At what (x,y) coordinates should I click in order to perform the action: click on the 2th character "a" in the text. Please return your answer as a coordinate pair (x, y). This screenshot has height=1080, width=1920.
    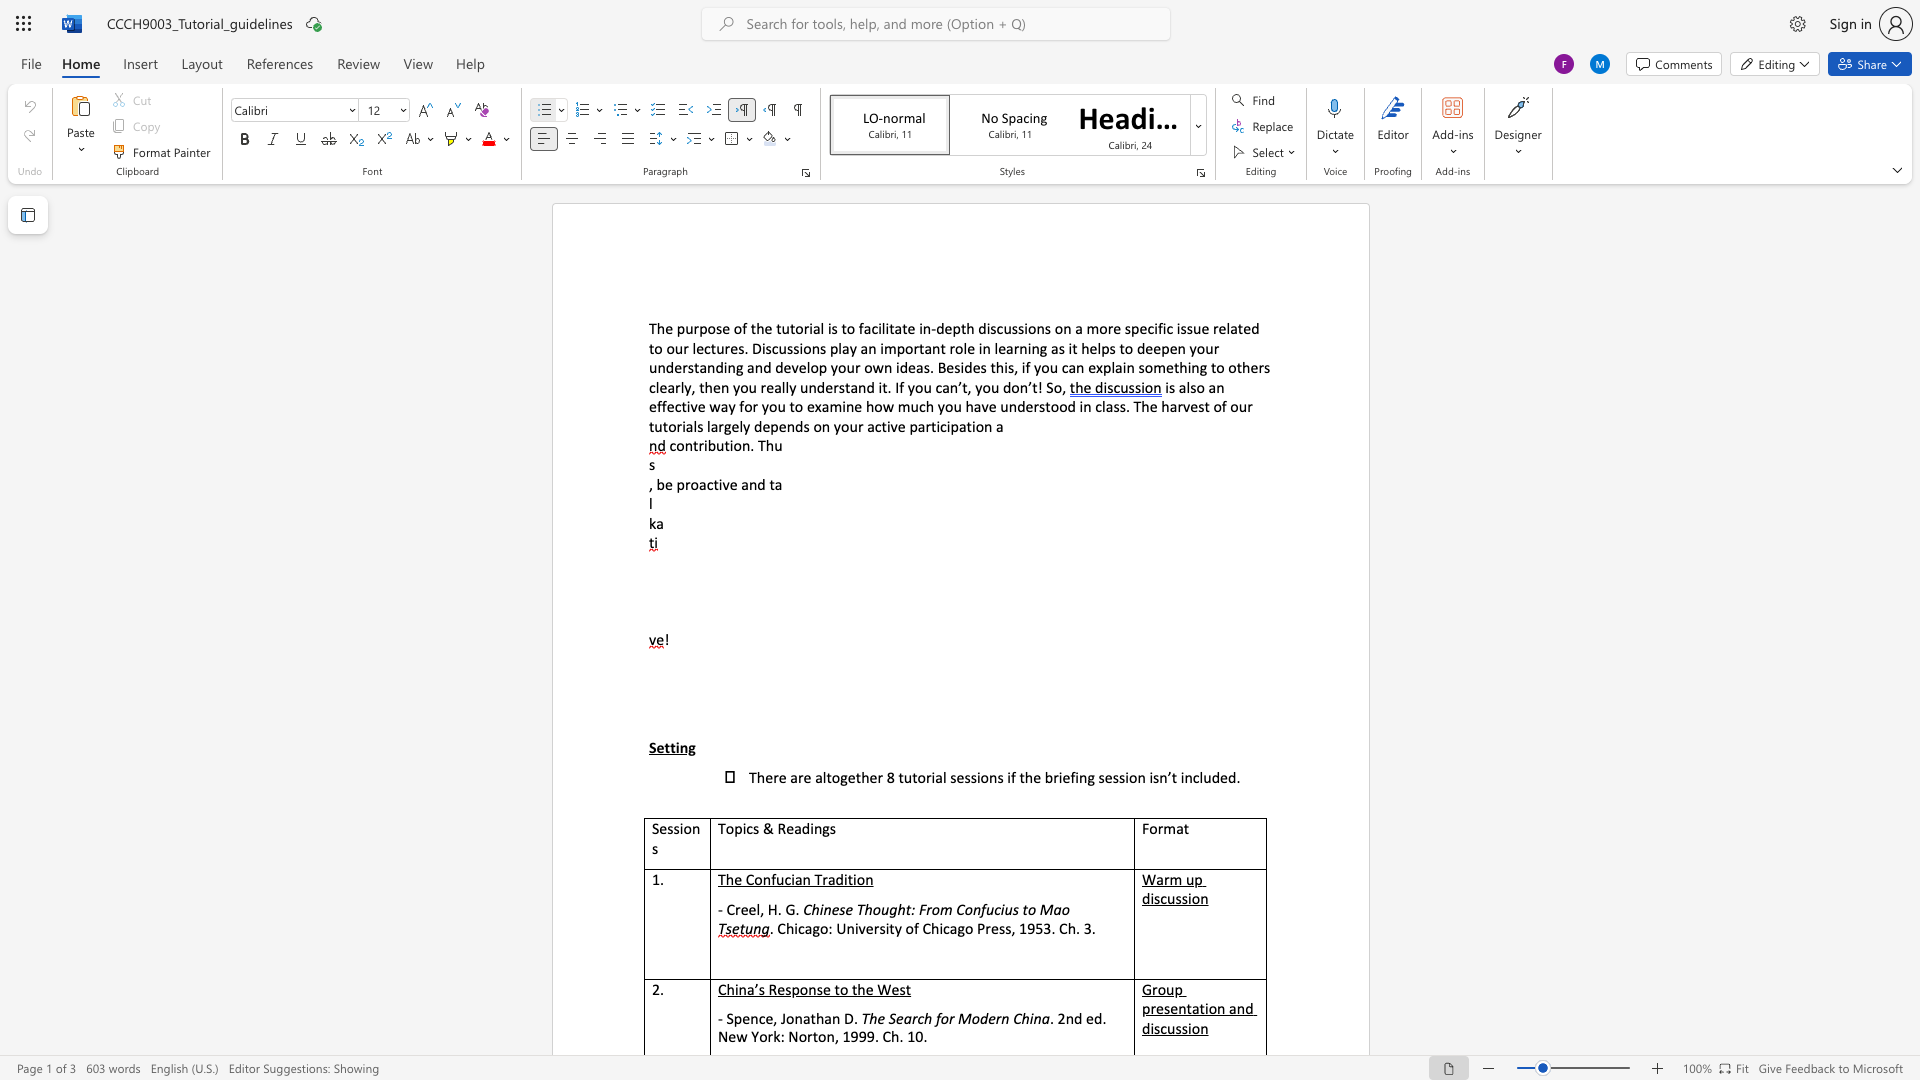
    Looking at the image, I should click on (831, 878).